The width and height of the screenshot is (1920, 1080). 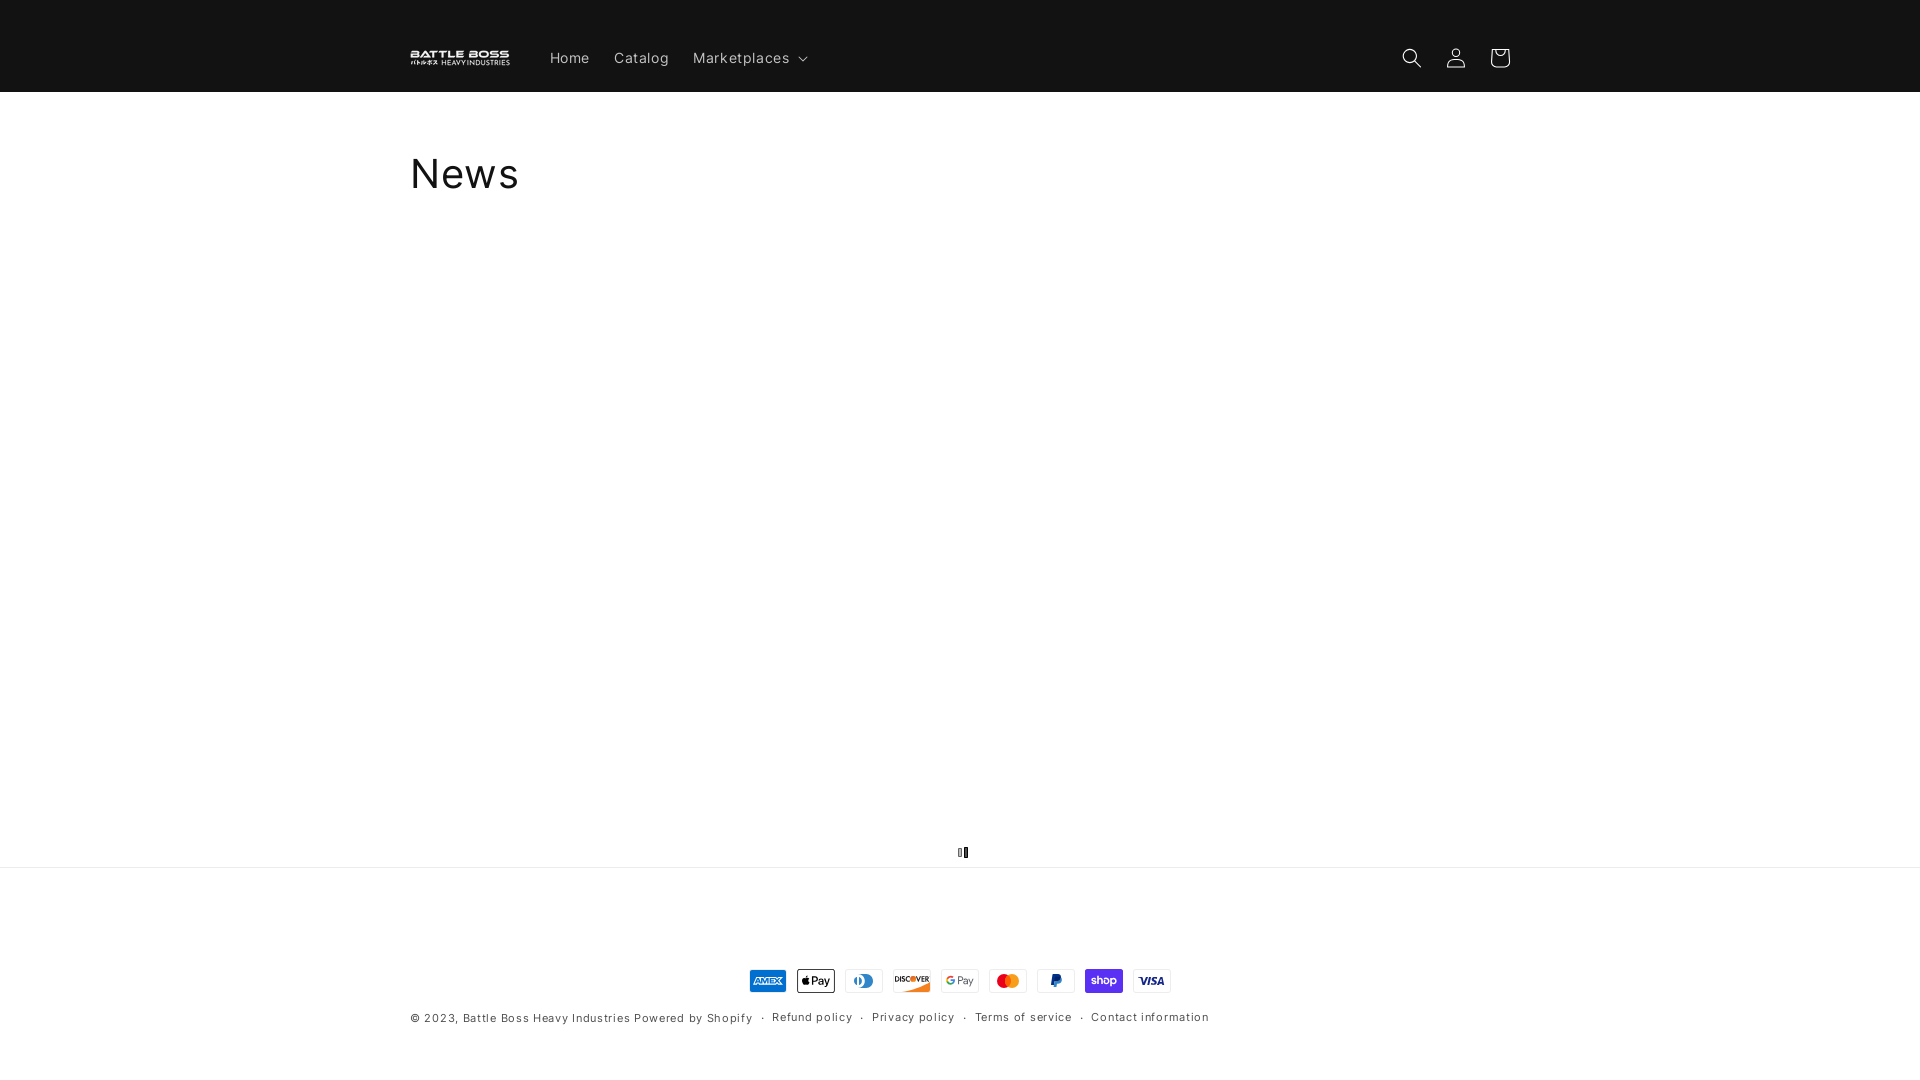 What do you see at coordinates (1023, 1017) in the screenshot?
I see `'Terms of service'` at bounding box center [1023, 1017].